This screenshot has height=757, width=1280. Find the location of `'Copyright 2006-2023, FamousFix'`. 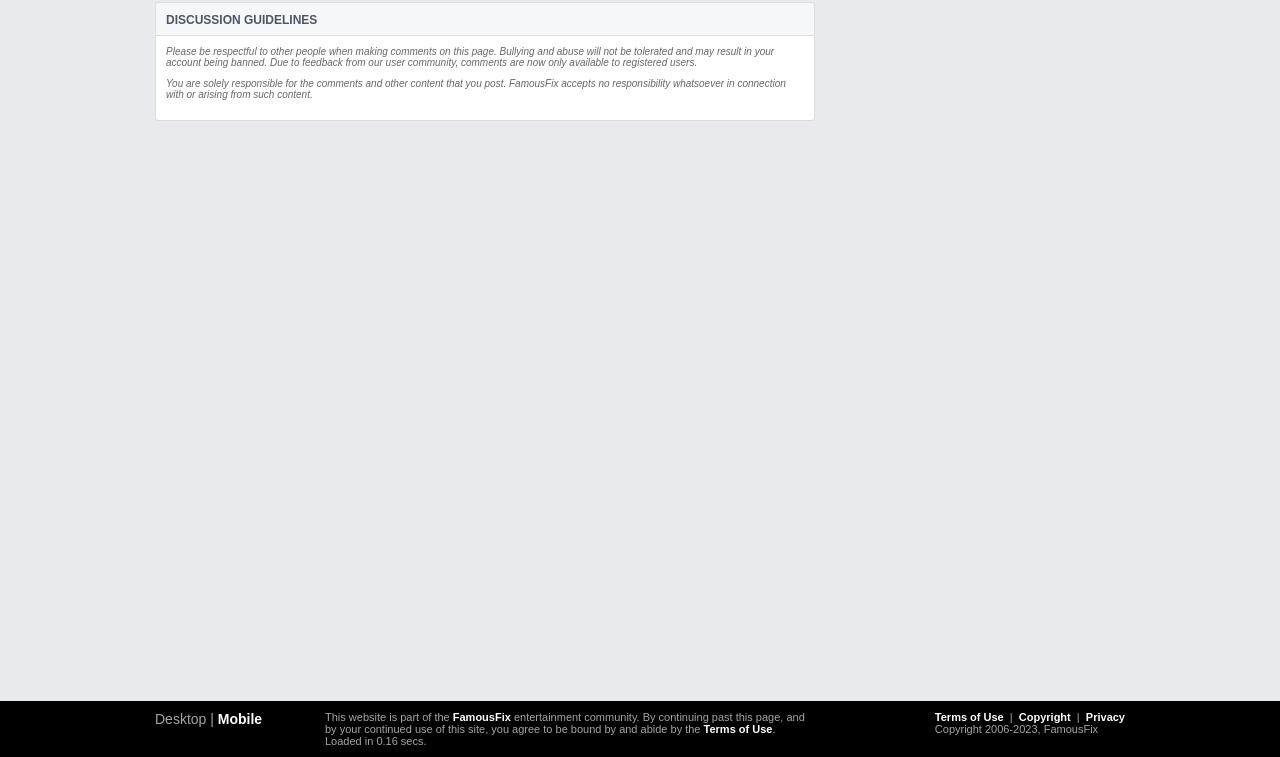

'Copyright 2006-2023, FamousFix' is located at coordinates (1015, 728).